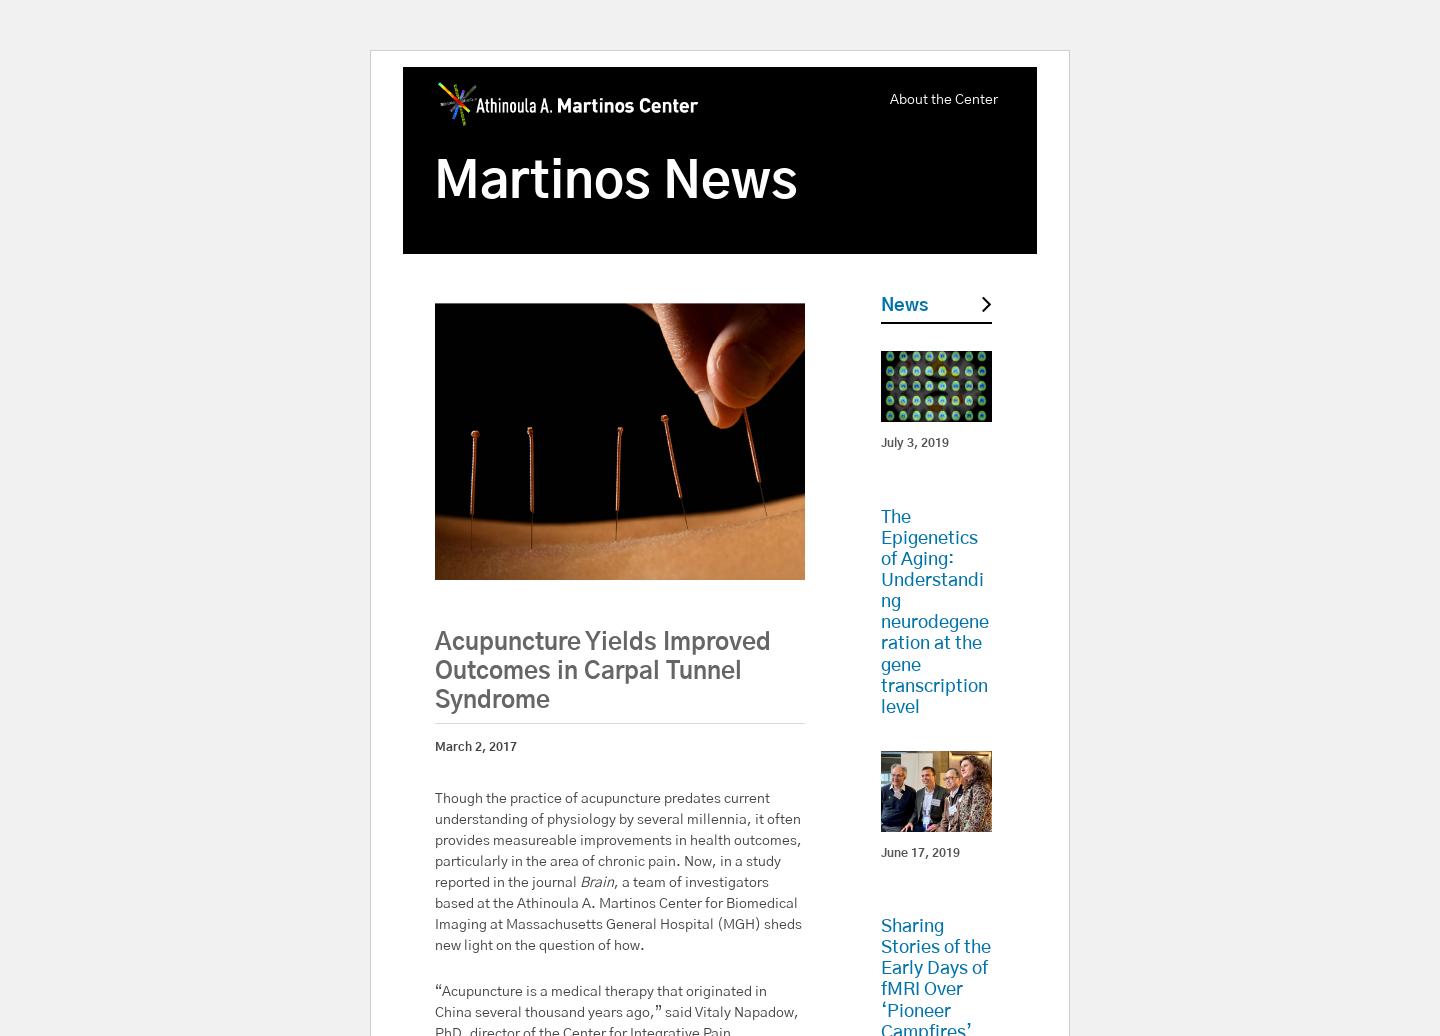 This screenshot has width=1440, height=1036. Describe the element at coordinates (913, 442) in the screenshot. I see `'July 3, 2019'` at that location.